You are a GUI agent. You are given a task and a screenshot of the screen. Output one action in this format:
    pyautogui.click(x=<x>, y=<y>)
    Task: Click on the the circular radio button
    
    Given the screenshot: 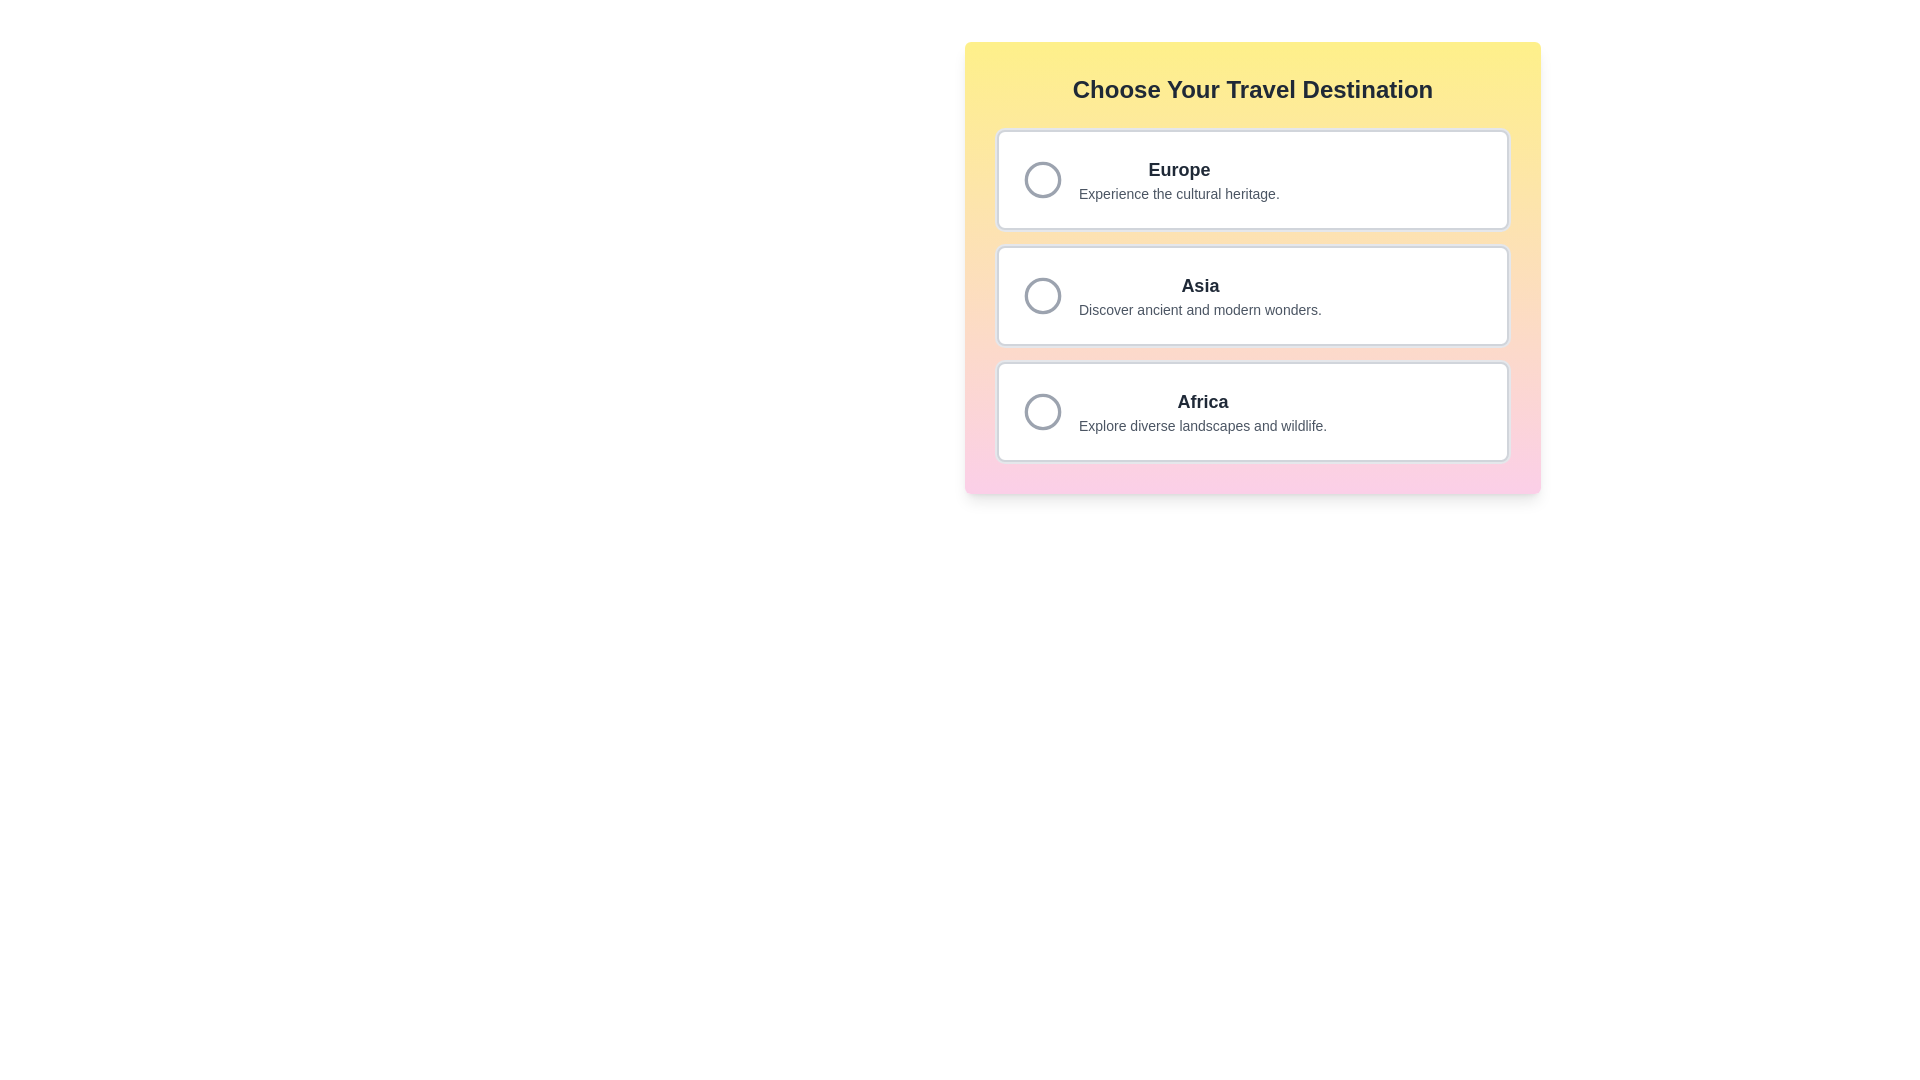 What is the action you would take?
    pyautogui.click(x=1041, y=180)
    